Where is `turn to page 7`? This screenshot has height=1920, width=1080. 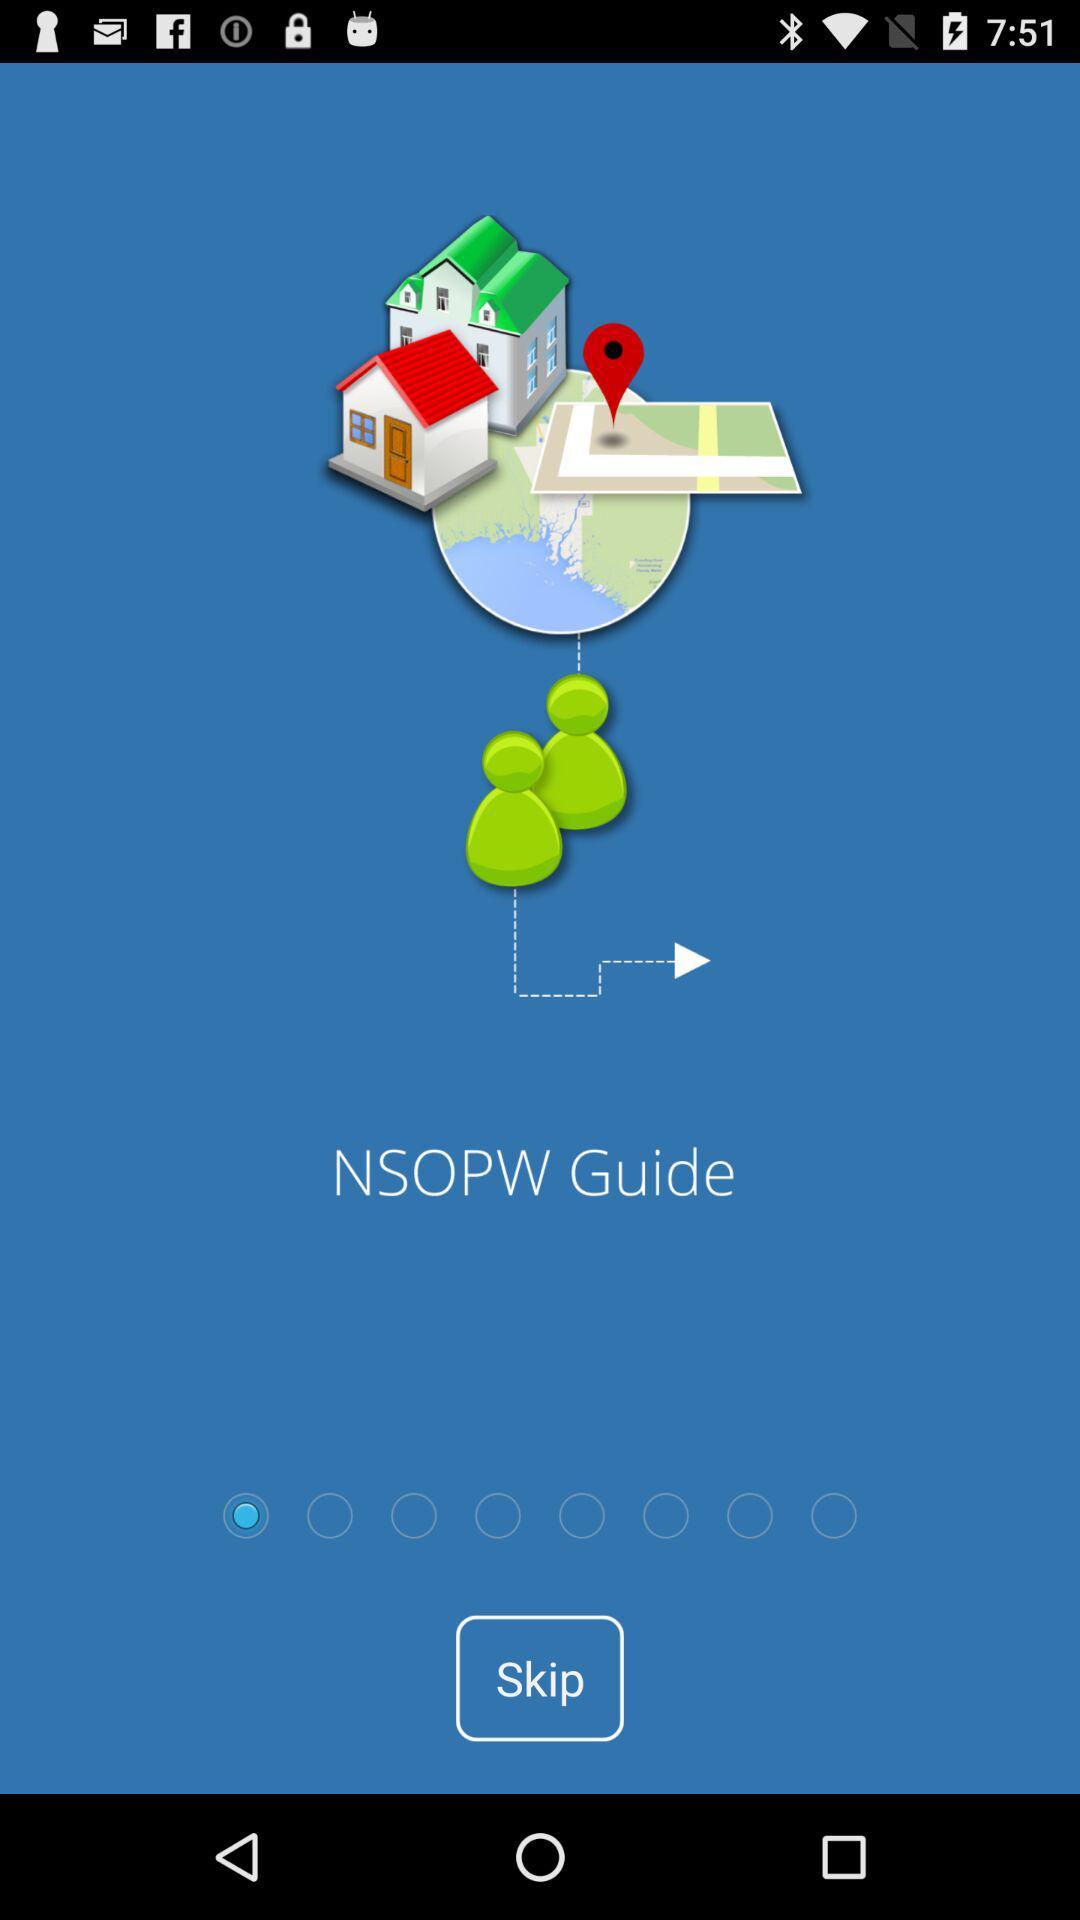
turn to page 7 is located at coordinates (749, 1515).